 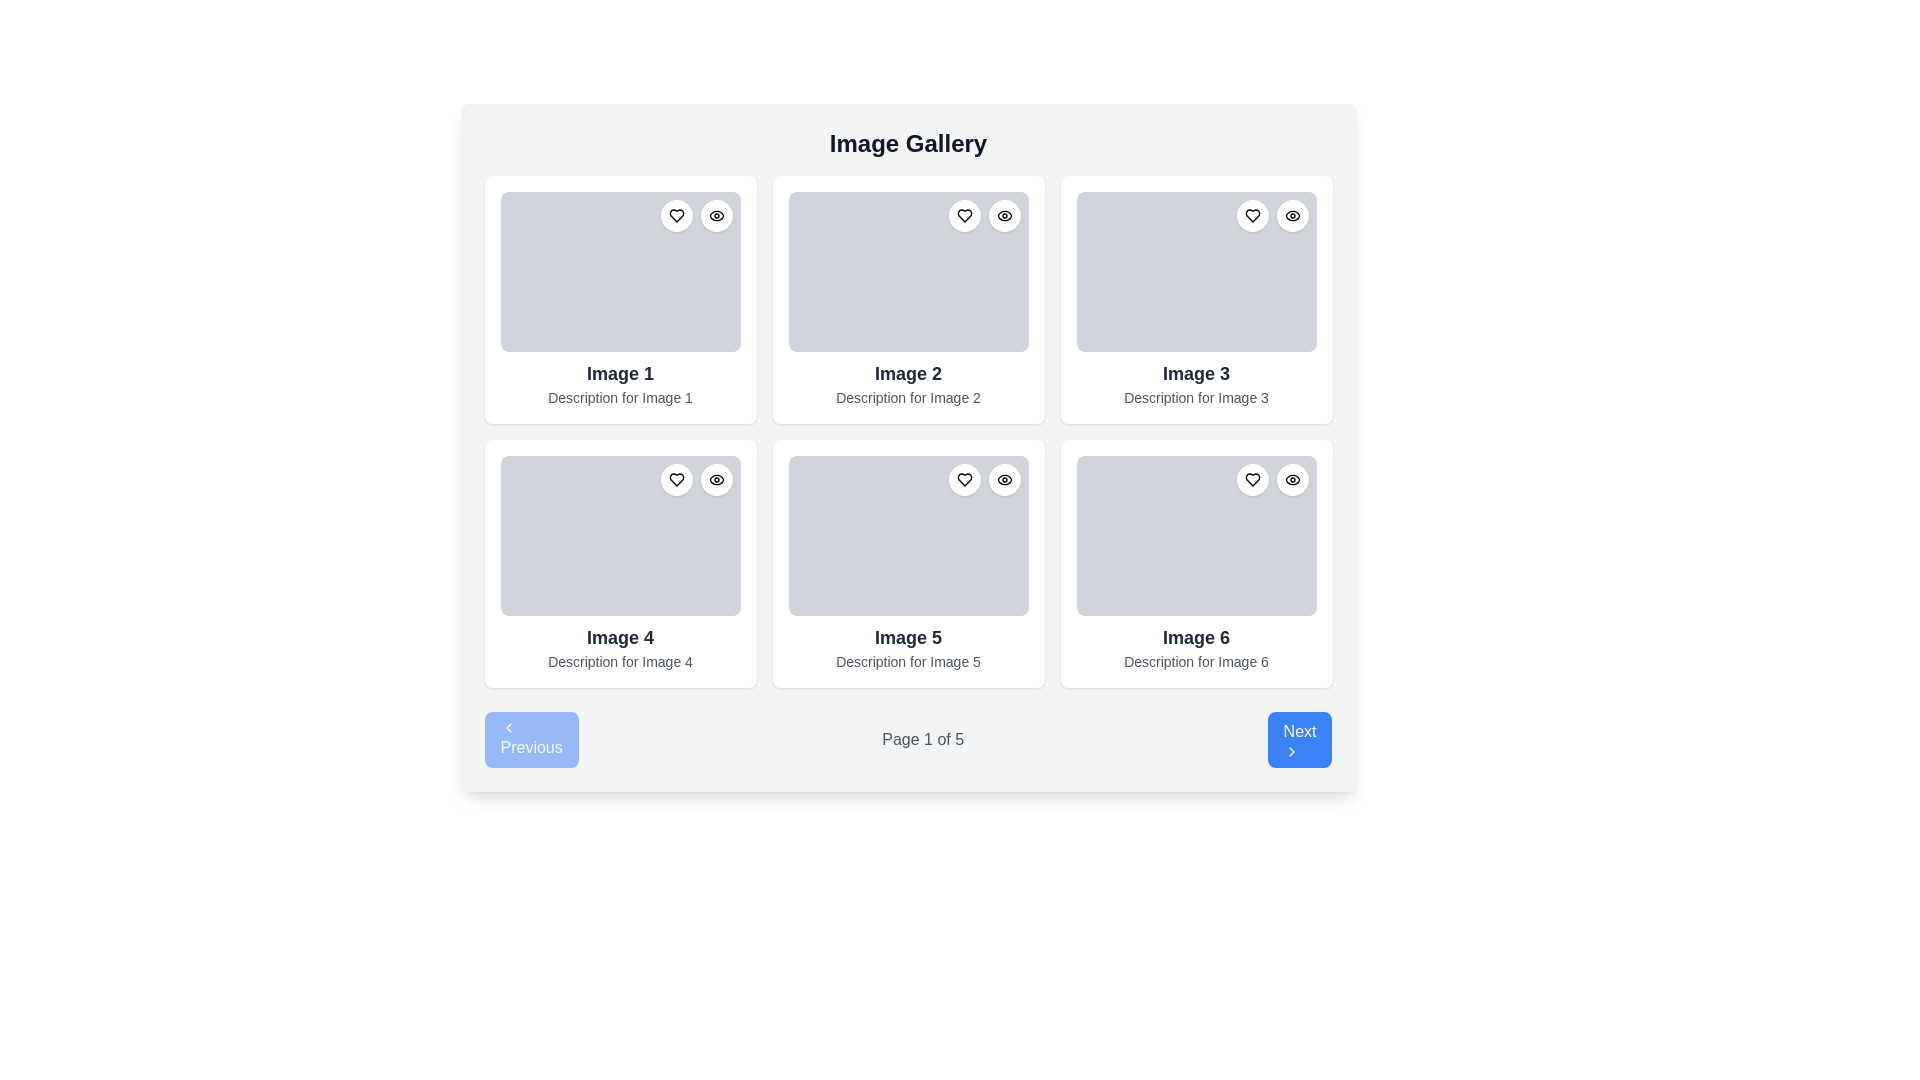 I want to click on text element that serves as a title or label for the content in the fifth card, located in the bottom row, middle column of the image gallery grid, so click(x=907, y=637).